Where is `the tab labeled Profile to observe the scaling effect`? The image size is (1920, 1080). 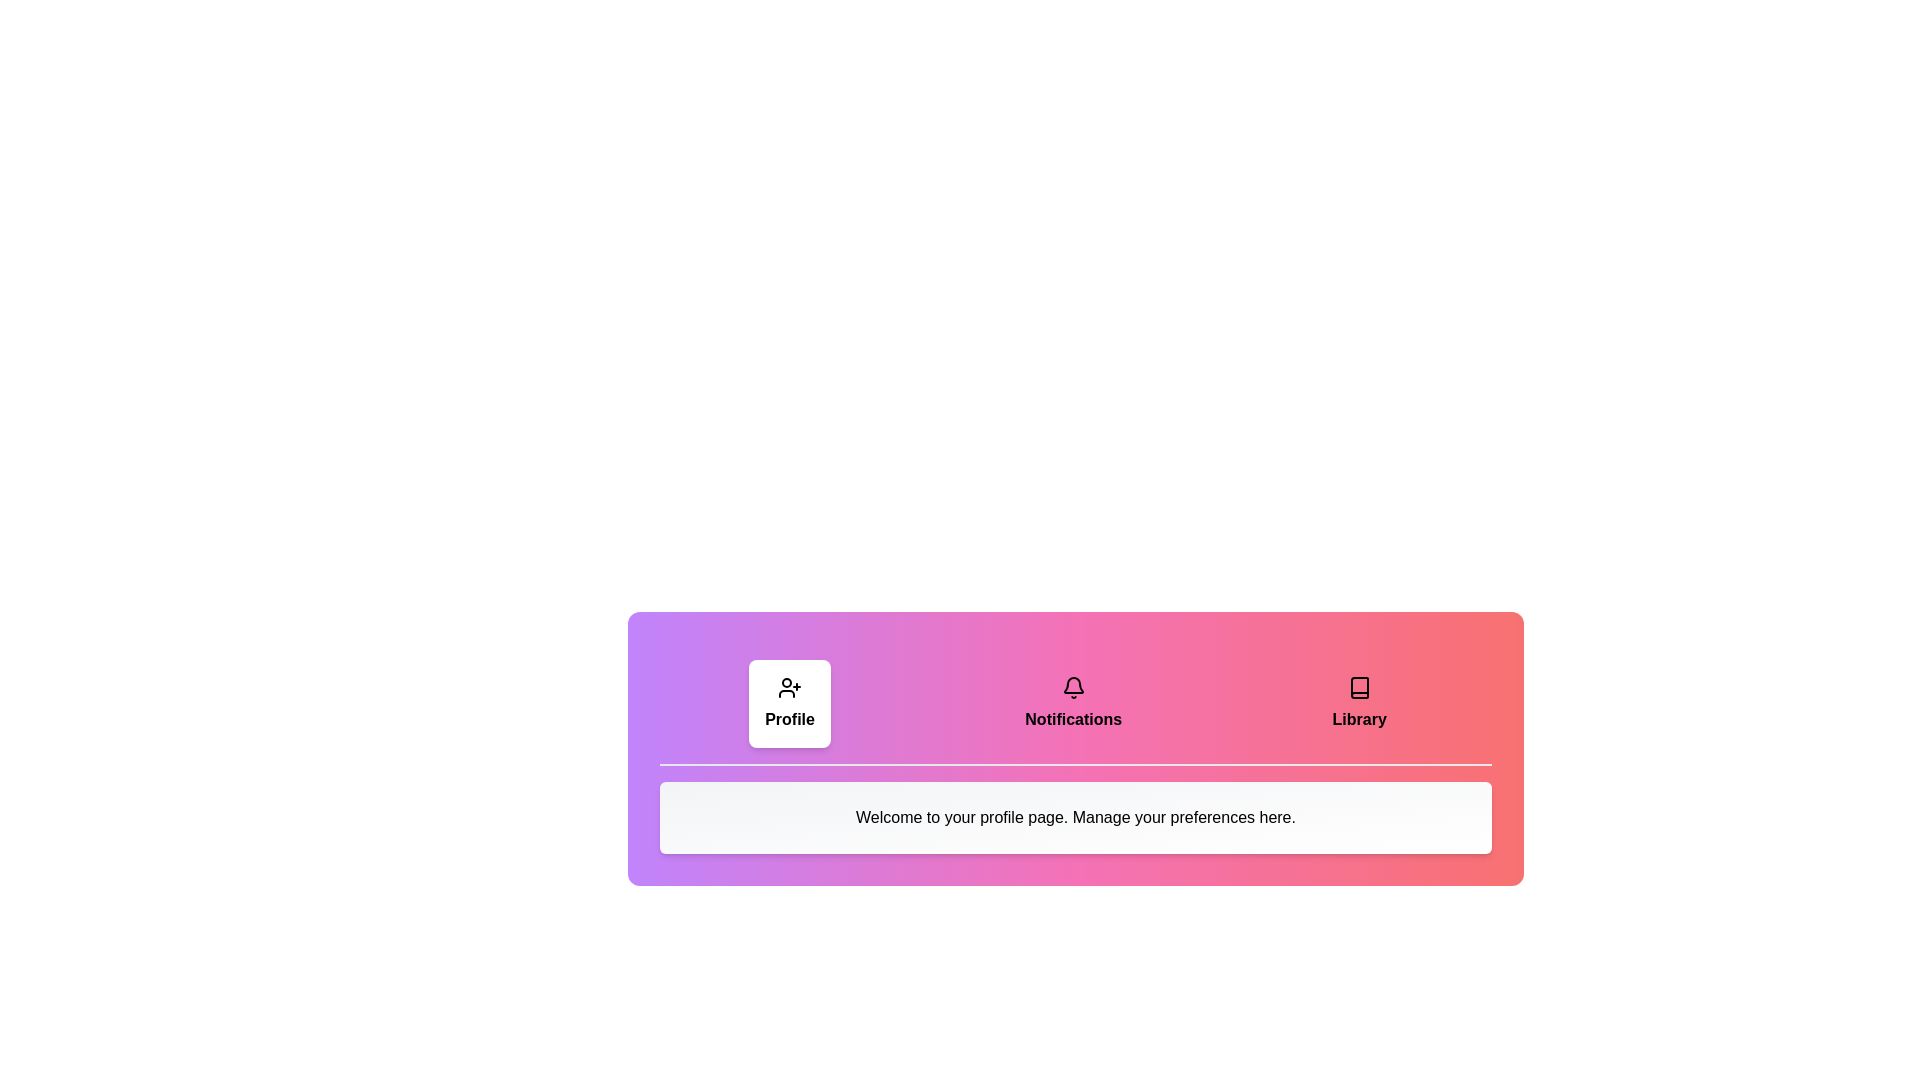
the tab labeled Profile to observe the scaling effect is located at coordinates (789, 703).